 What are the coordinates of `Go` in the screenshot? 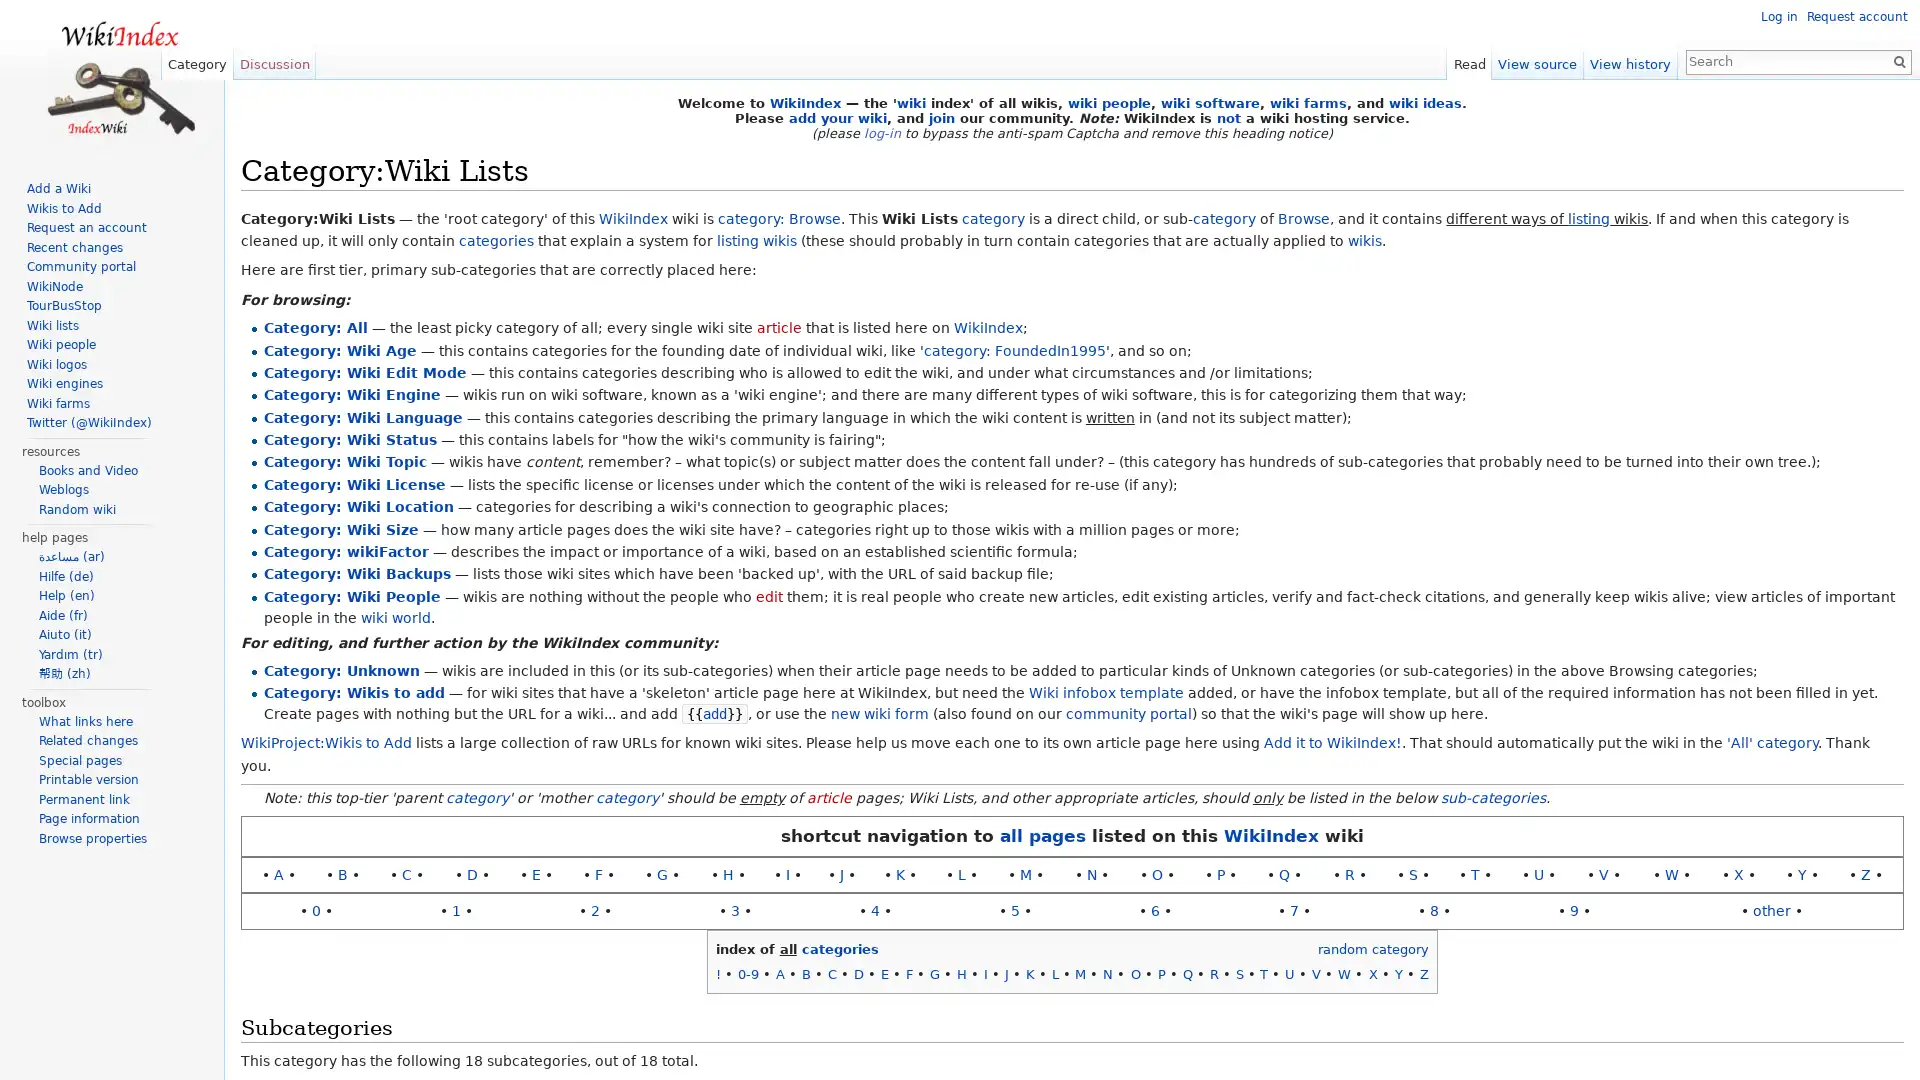 It's located at (1890, 60).